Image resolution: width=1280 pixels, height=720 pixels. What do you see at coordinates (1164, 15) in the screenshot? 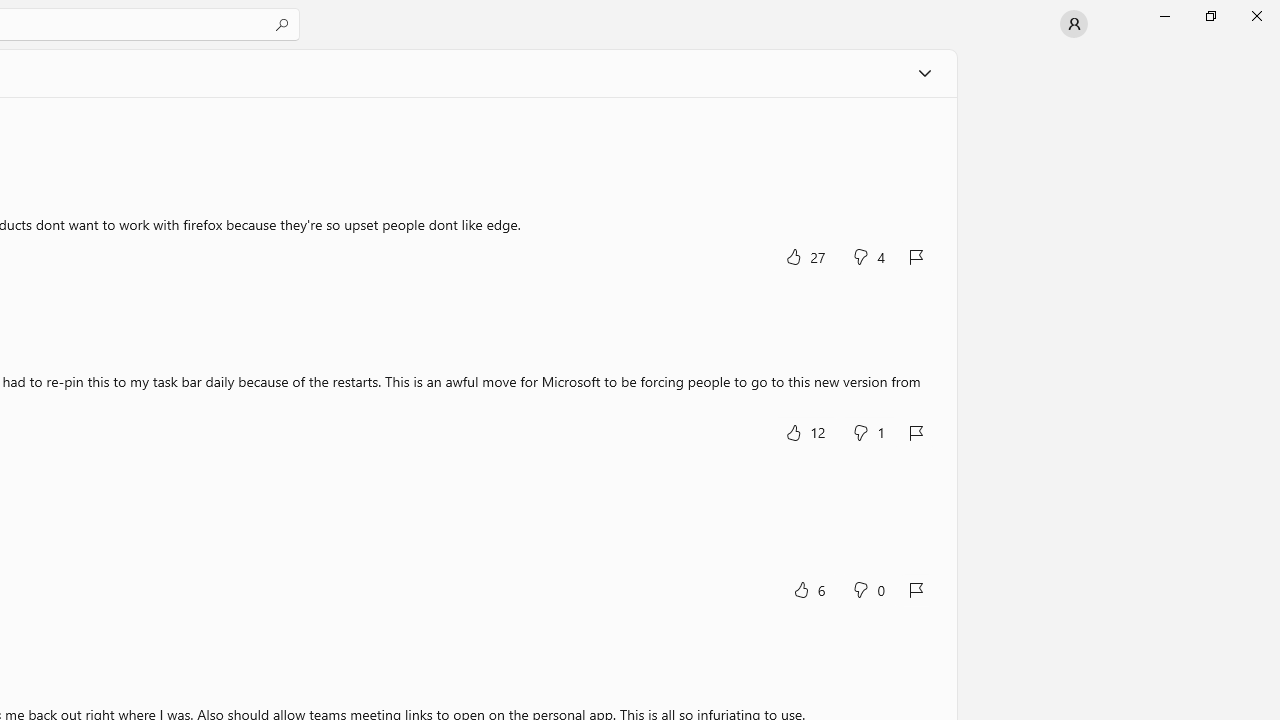
I see `'Minimize Microsoft Store'` at bounding box center [1164, 15].